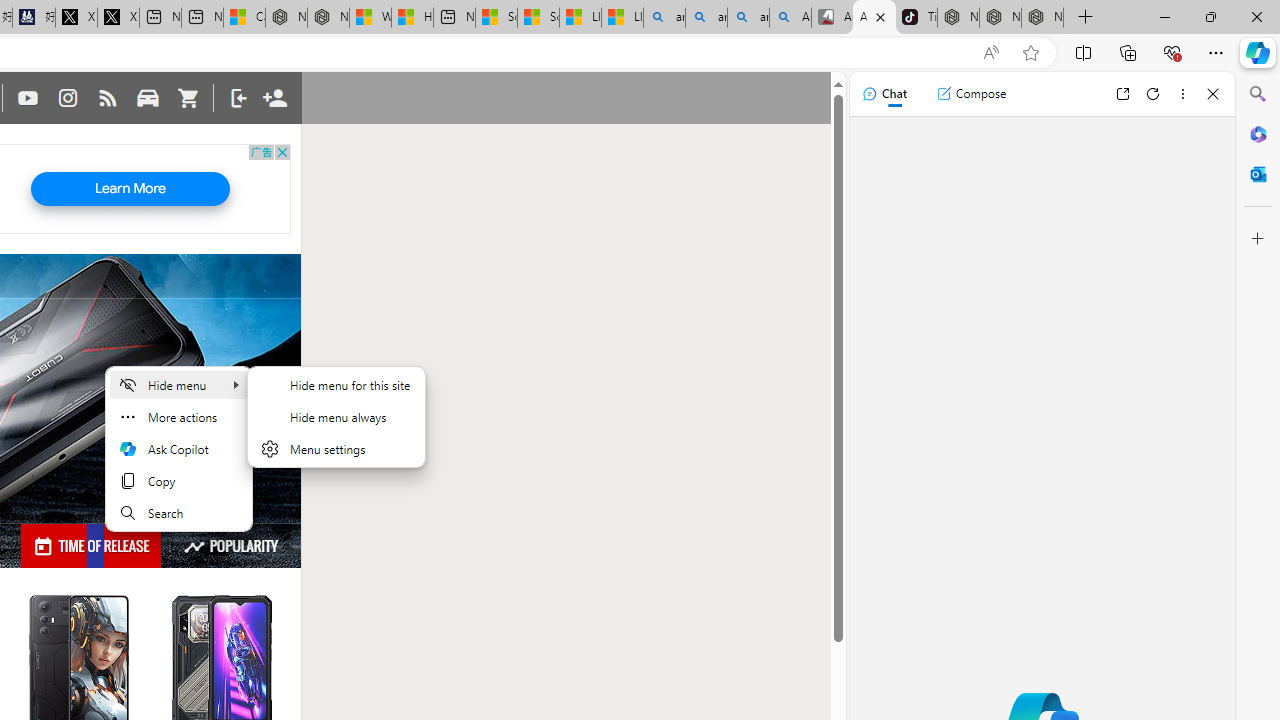 Image resolution: width=1280 pixels, height=720 pixels. I want to click on 'TikTok', so click(915, 17).